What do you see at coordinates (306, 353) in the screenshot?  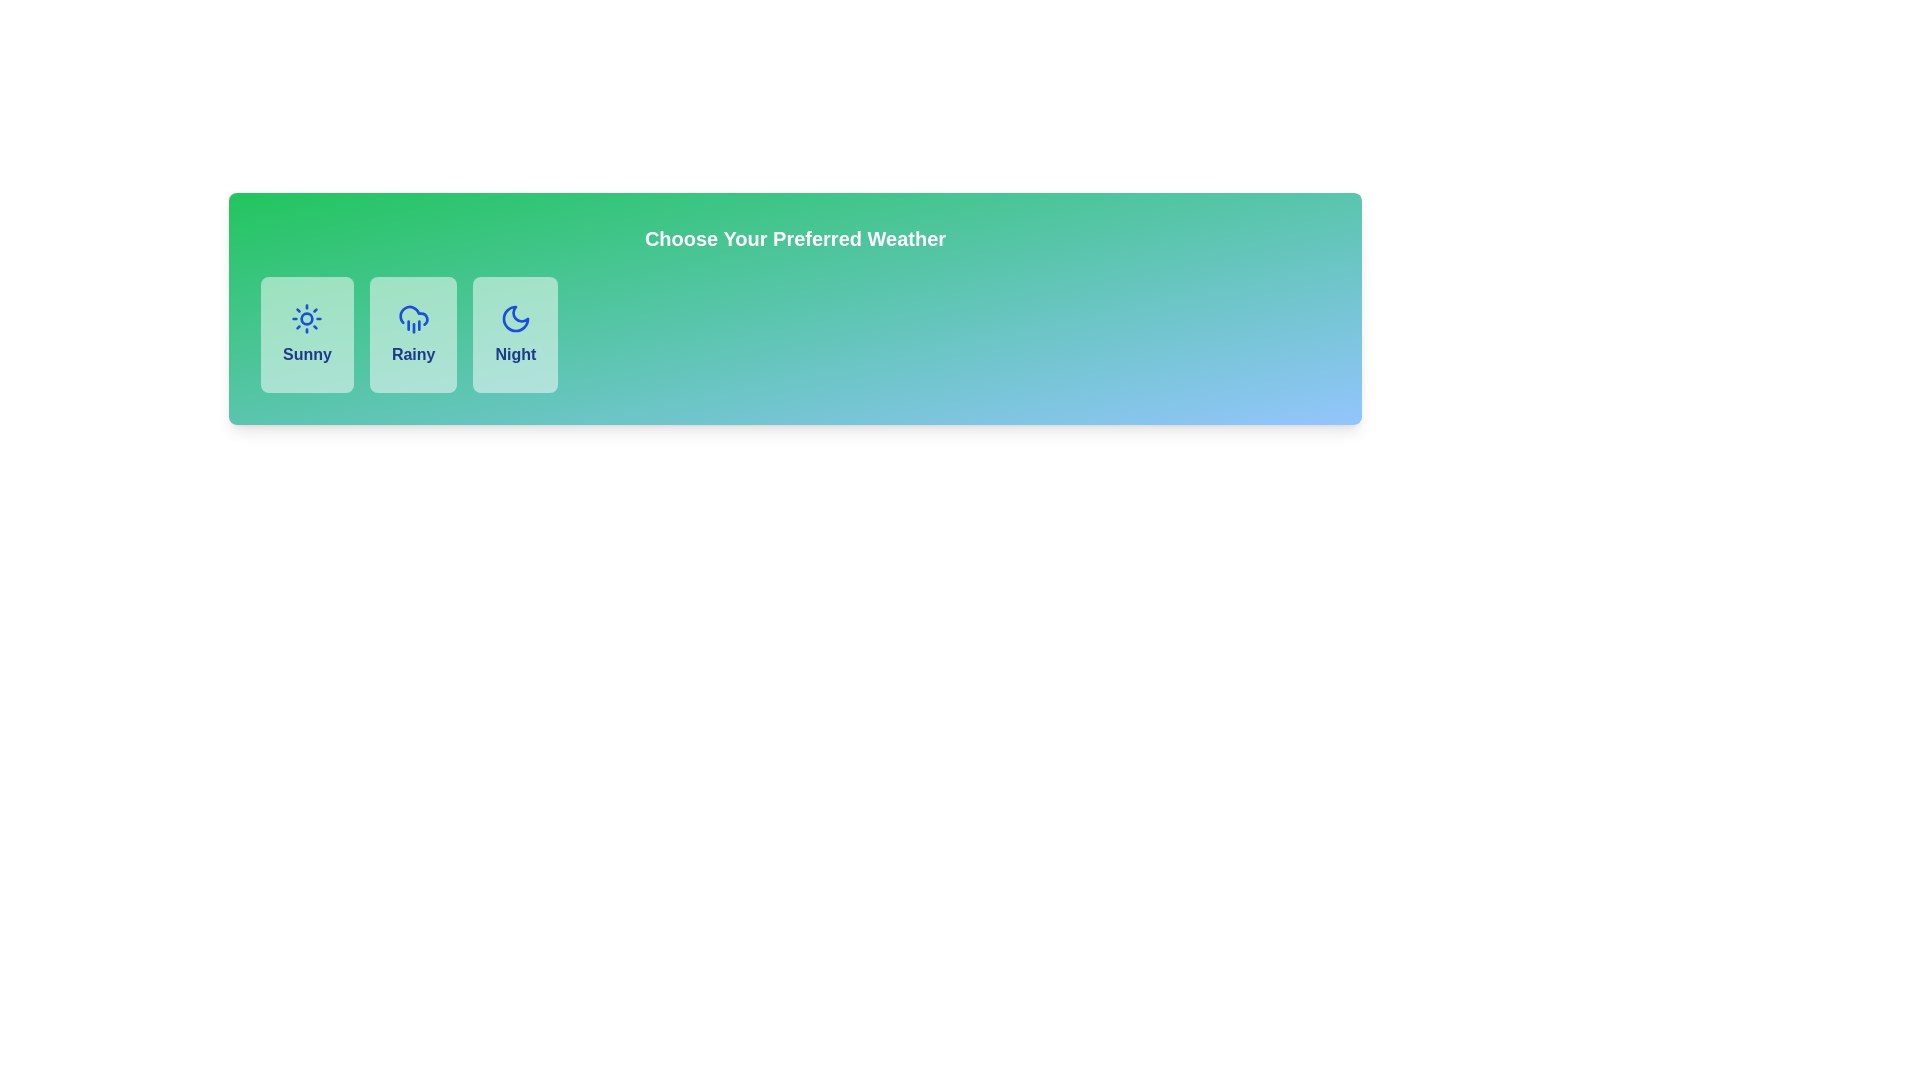 I see `the static text label associated with the 'Sunny' weather option` at bounding box center [306, 353].